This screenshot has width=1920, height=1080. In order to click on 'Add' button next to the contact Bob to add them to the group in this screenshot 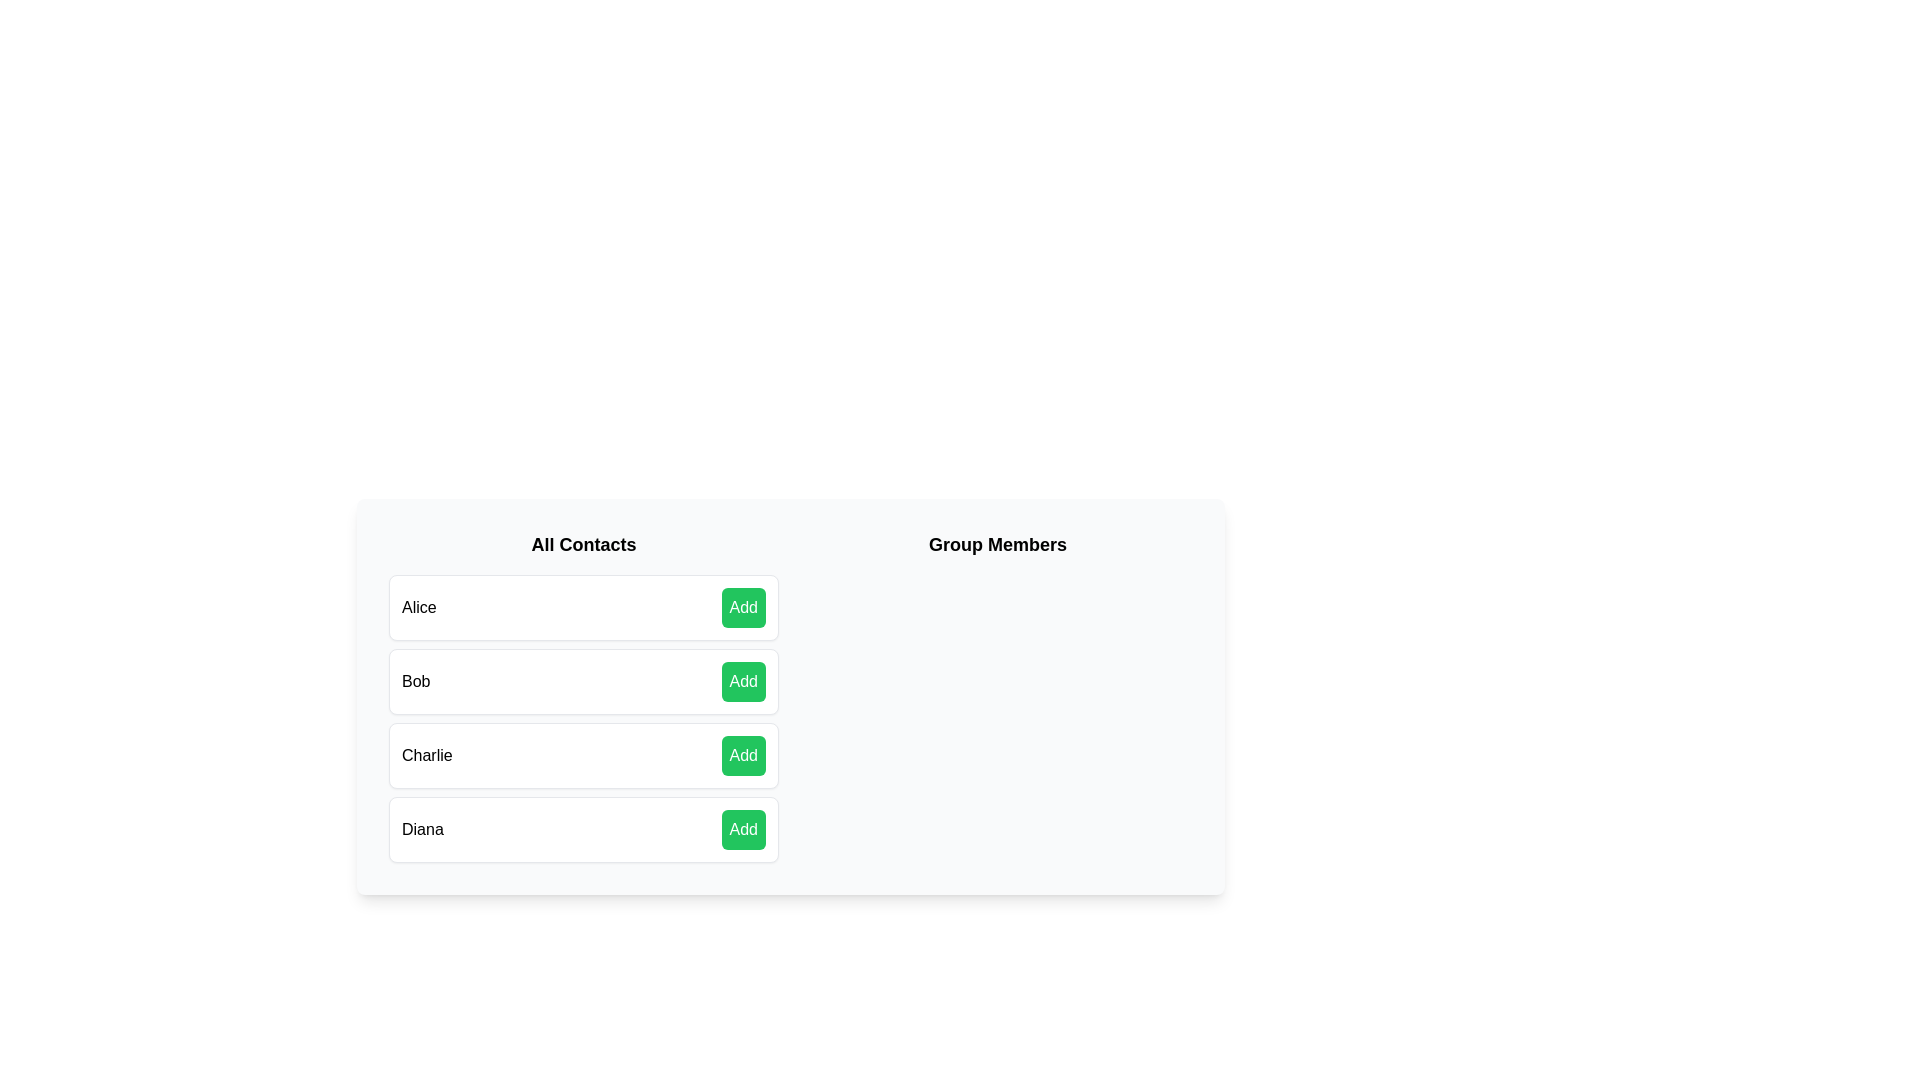, I will do `click(742, 681)`.